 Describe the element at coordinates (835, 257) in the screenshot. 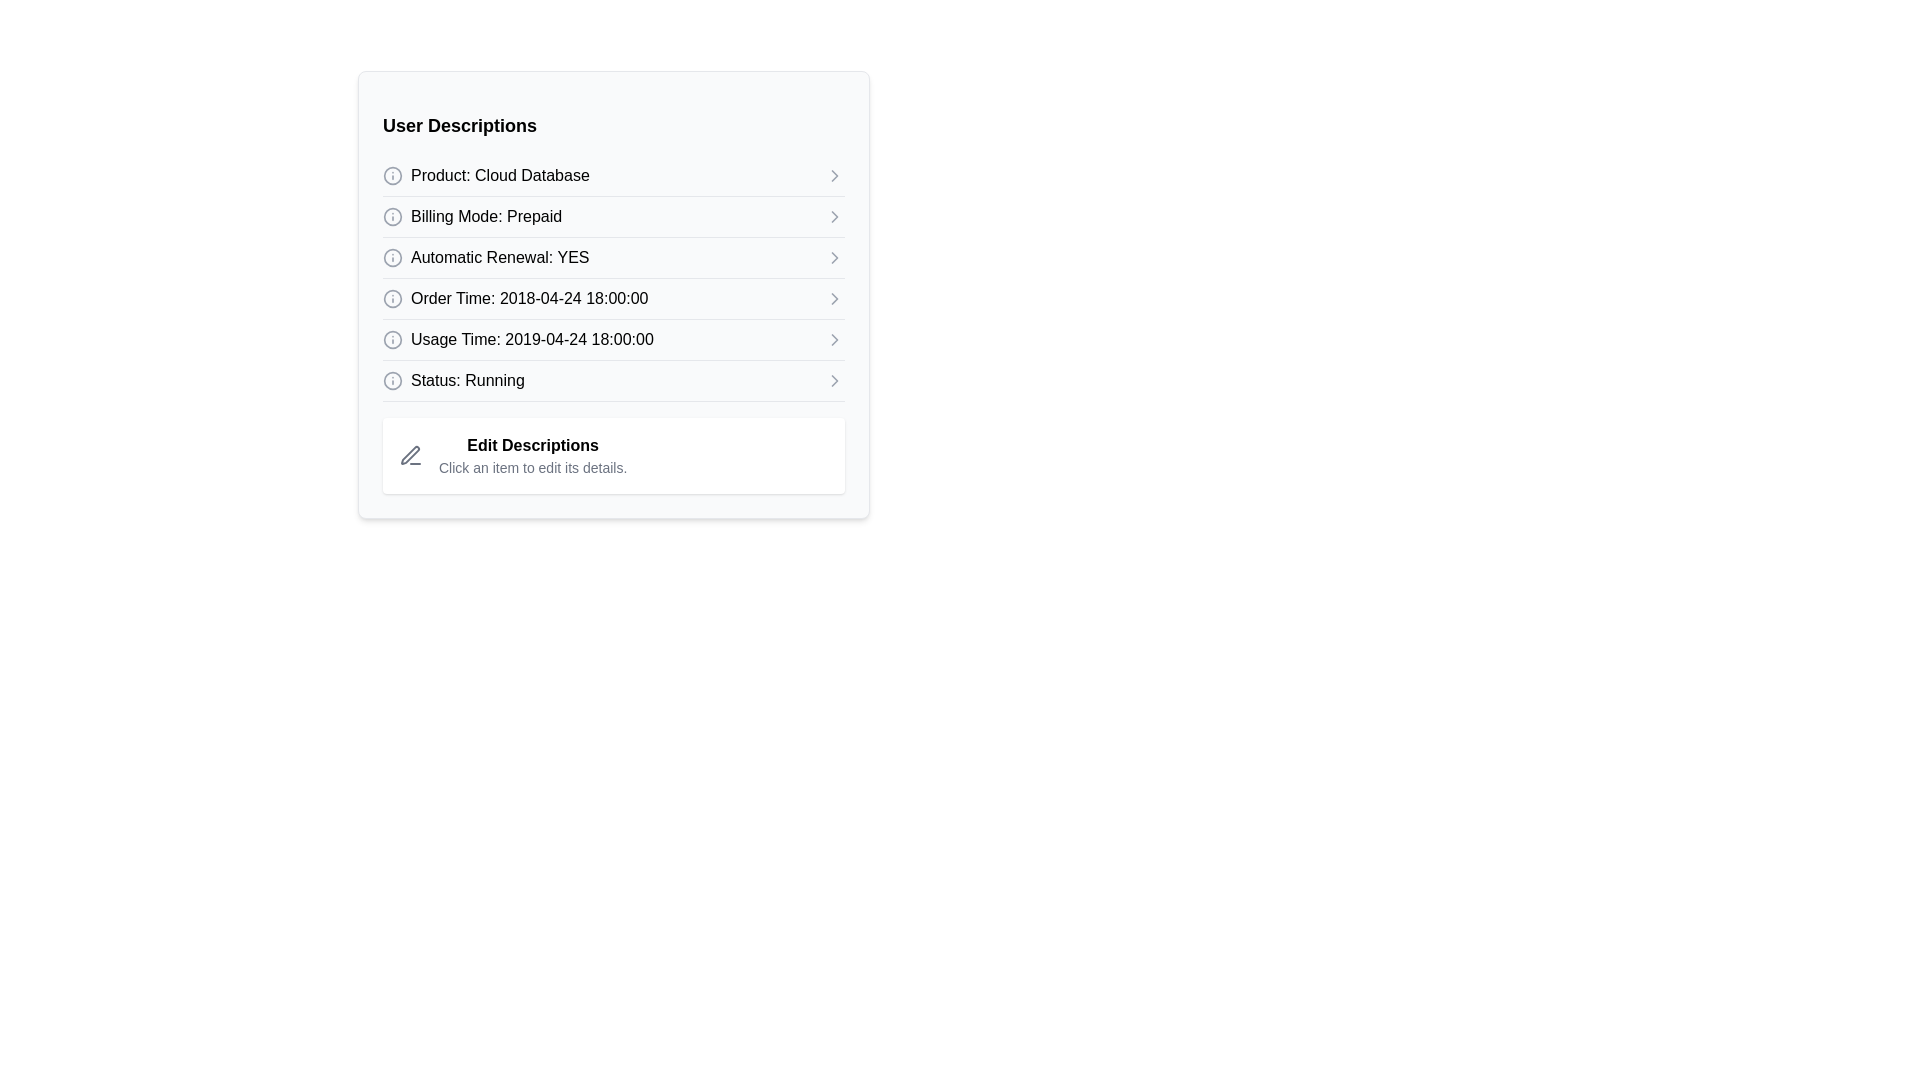

I see `the far-right icon in the row labeled 'Automatic Renewal: YES'` at that location.